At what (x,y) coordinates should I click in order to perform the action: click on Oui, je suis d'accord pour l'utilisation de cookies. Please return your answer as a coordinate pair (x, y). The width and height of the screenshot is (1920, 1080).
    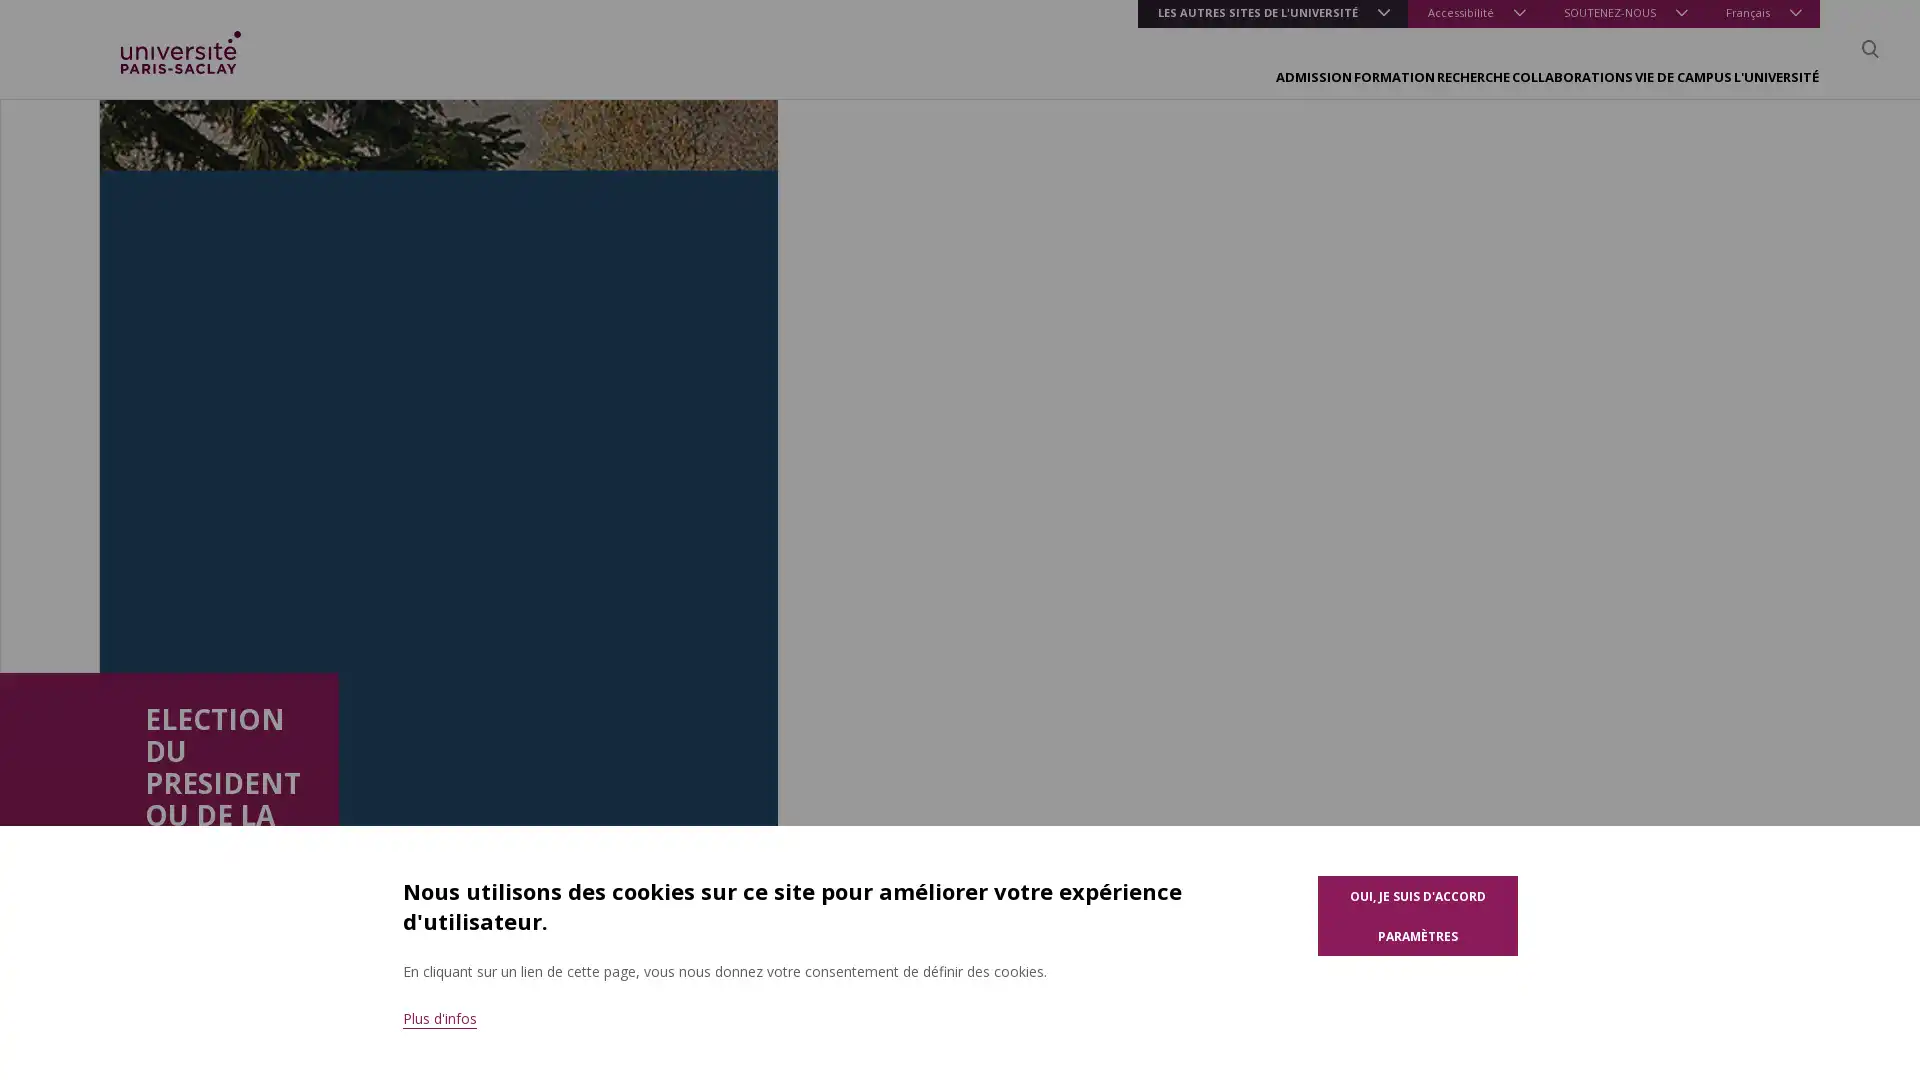
    Looking at the image, I should click on (1415, 894).